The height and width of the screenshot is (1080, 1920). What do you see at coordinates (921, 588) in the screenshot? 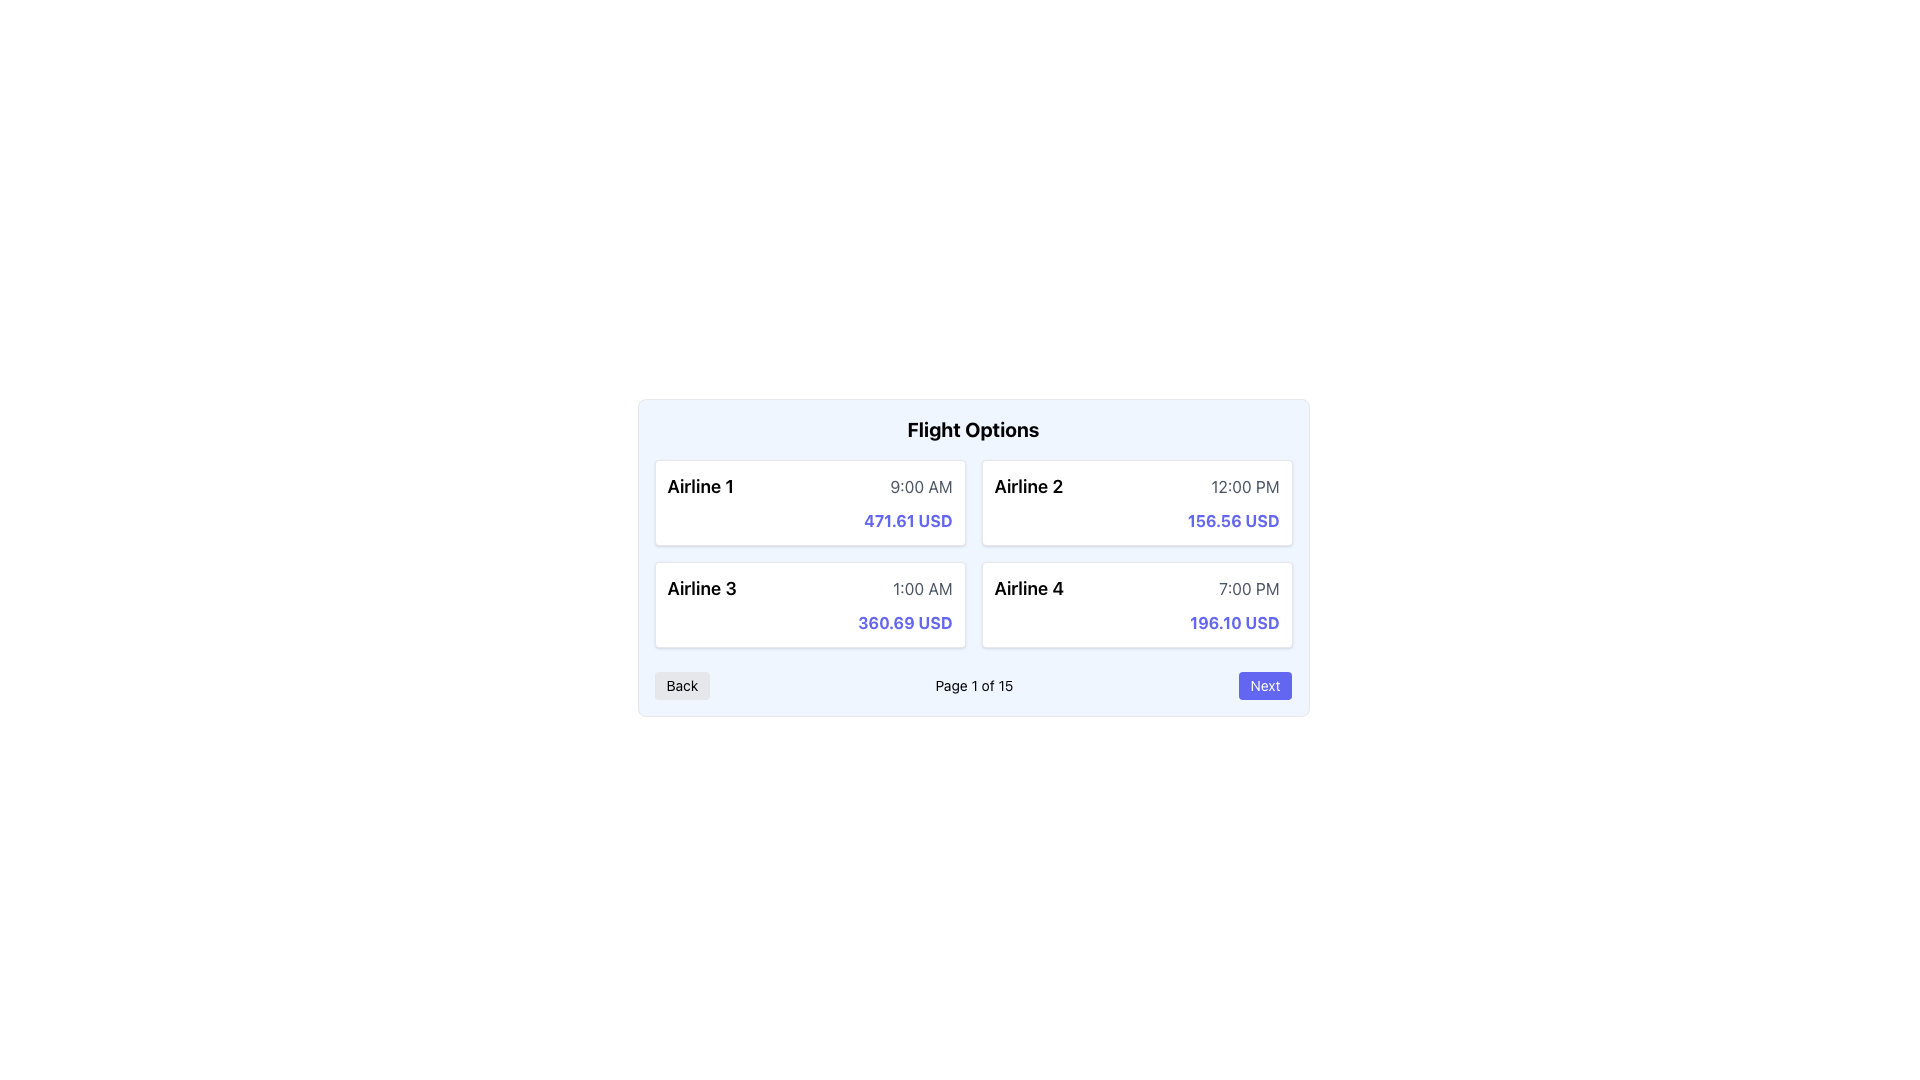
I see `the text element displaying '1:00 AM' in a gray font, located in the lower-left box labeled 'Airline 3'` at bounding box center [921, 588].